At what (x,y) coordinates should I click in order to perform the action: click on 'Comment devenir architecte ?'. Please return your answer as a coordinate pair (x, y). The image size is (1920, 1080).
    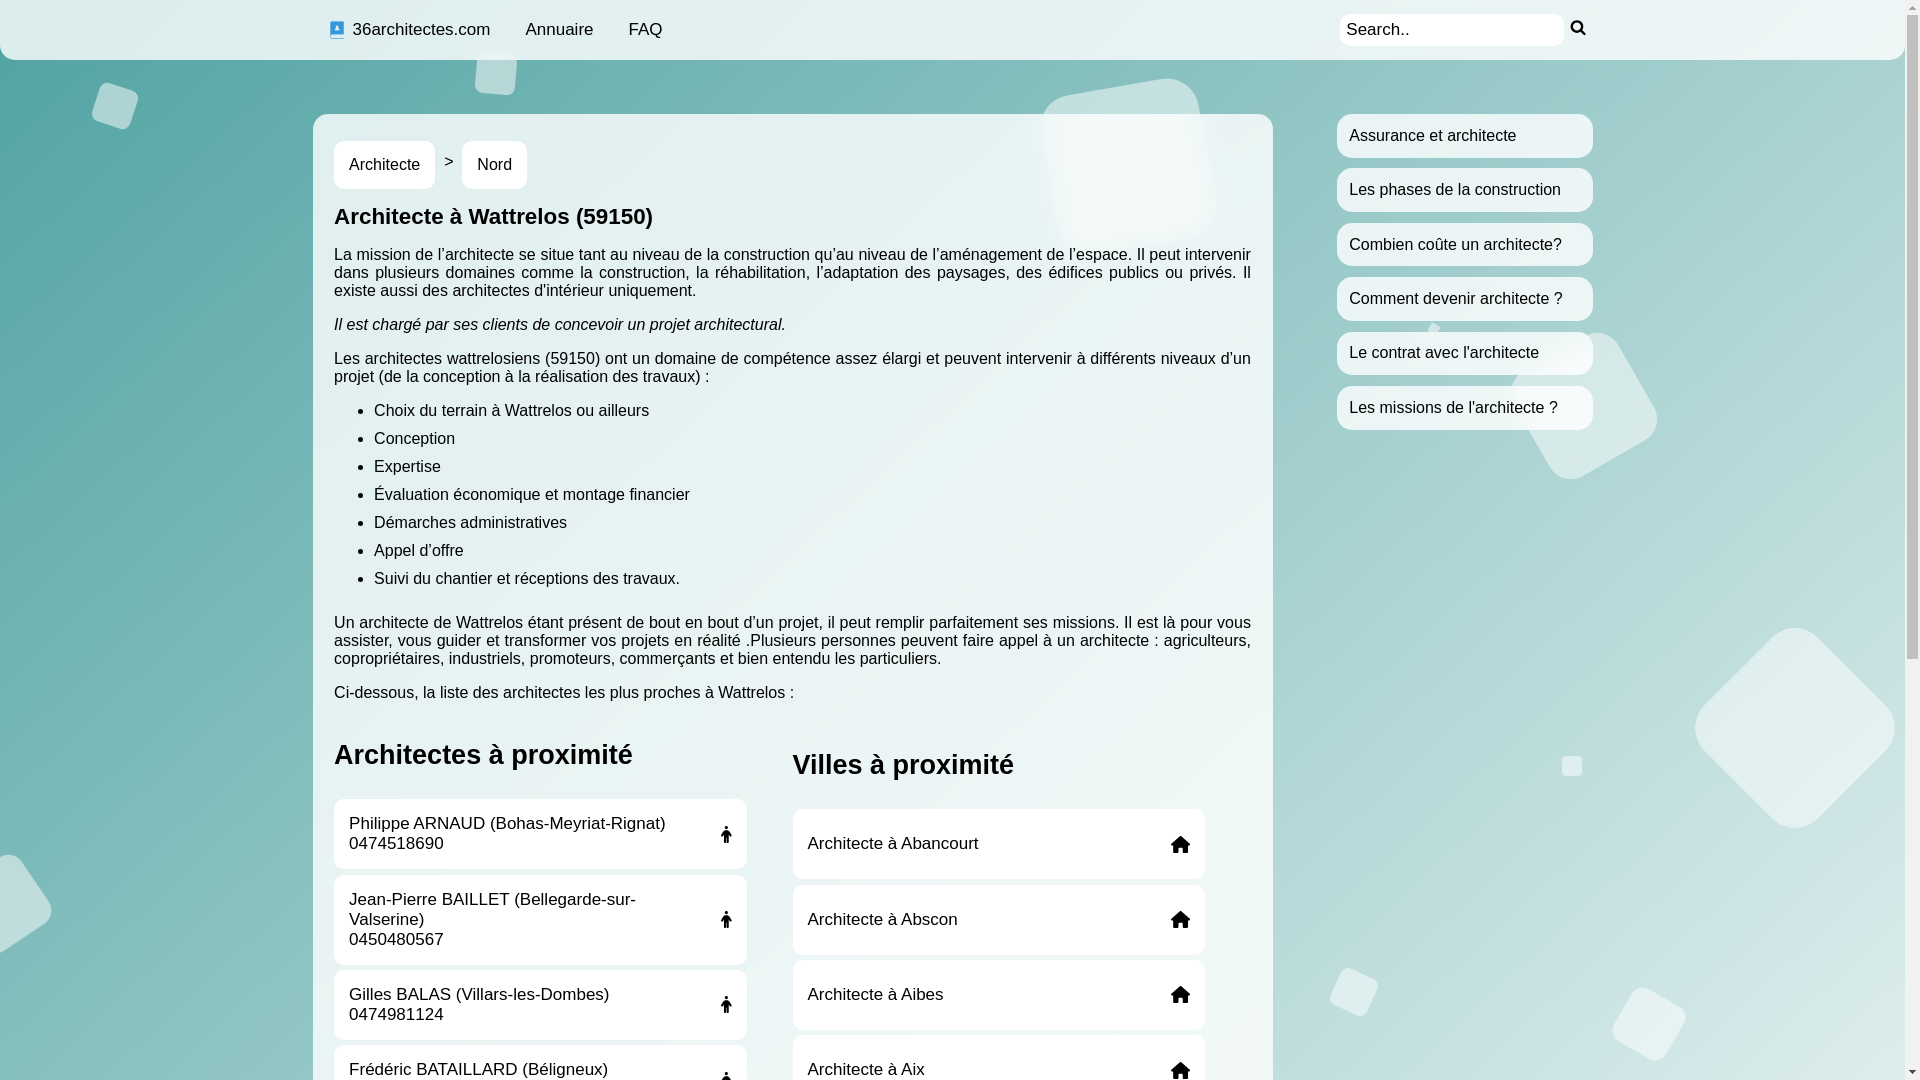
    Looking at the image, I should click on (1455, 298).